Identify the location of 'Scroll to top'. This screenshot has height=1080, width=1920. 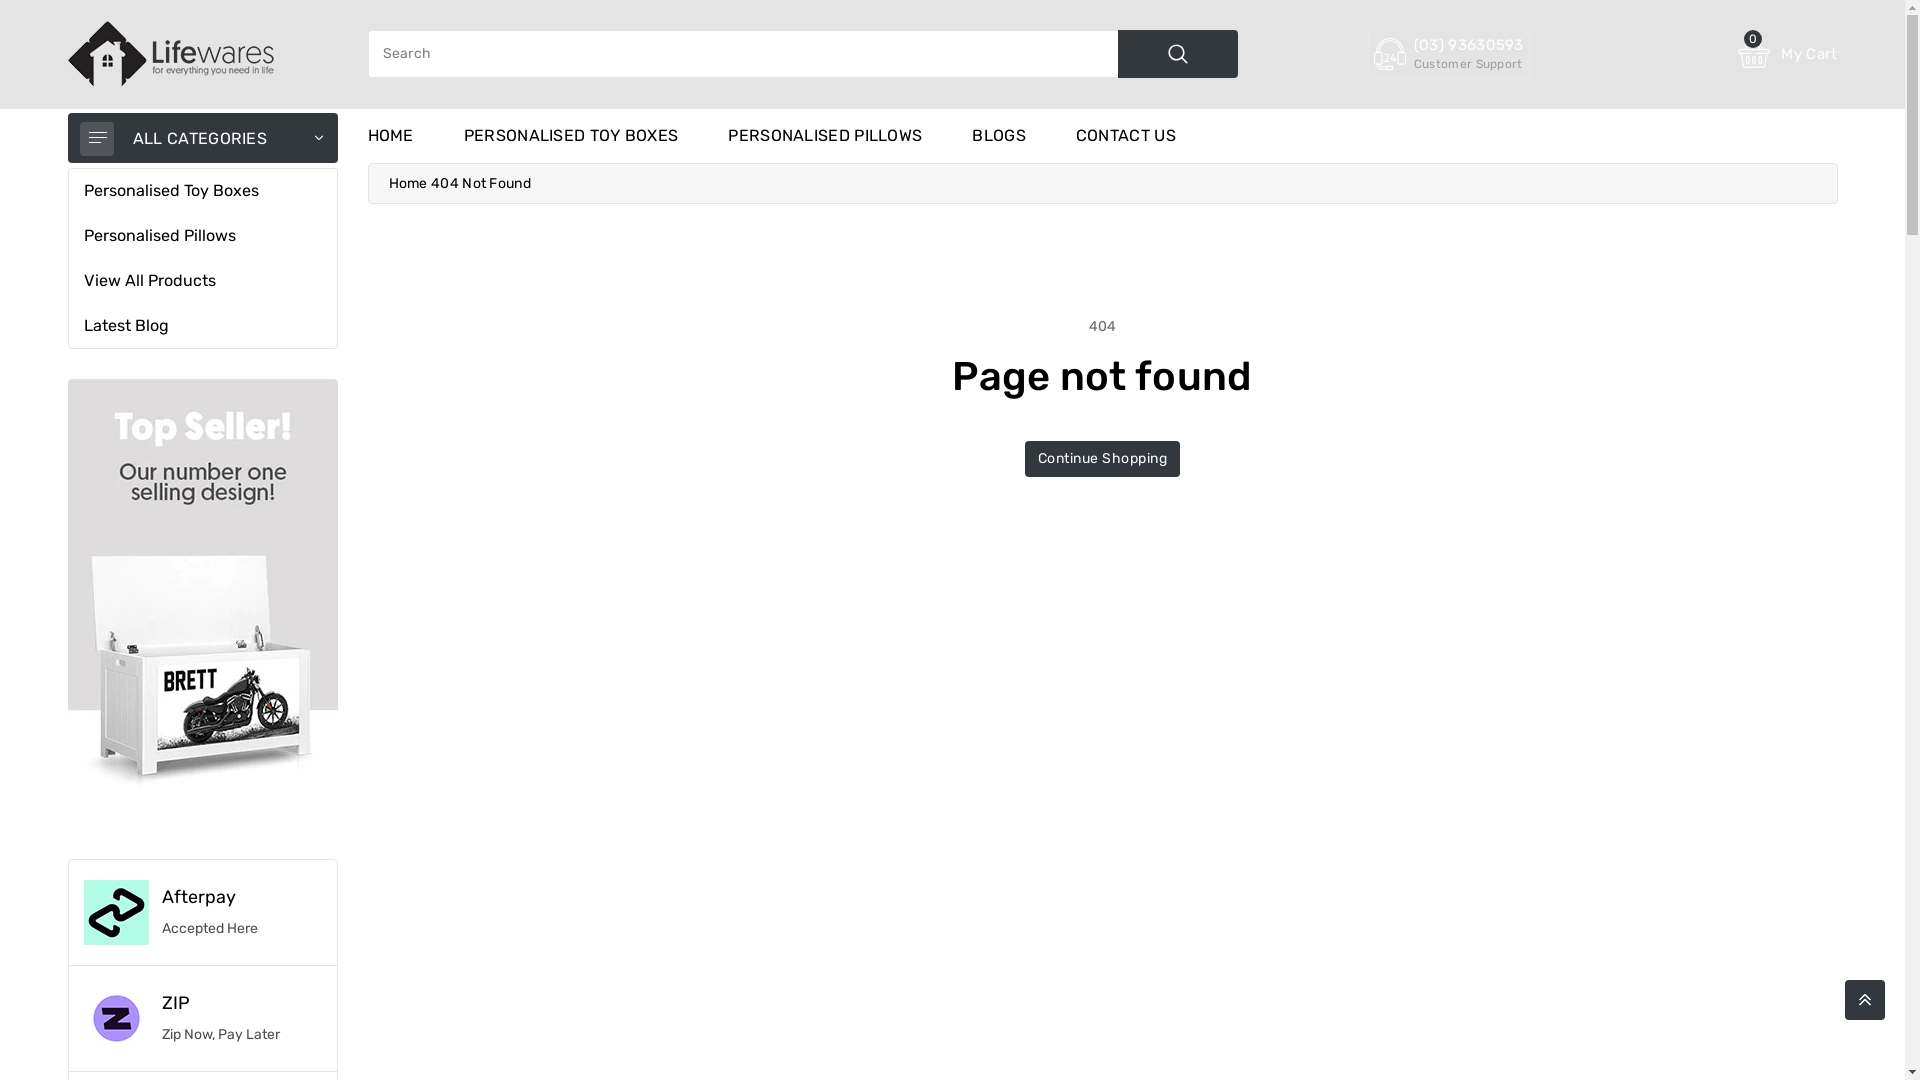
(1843, 999).